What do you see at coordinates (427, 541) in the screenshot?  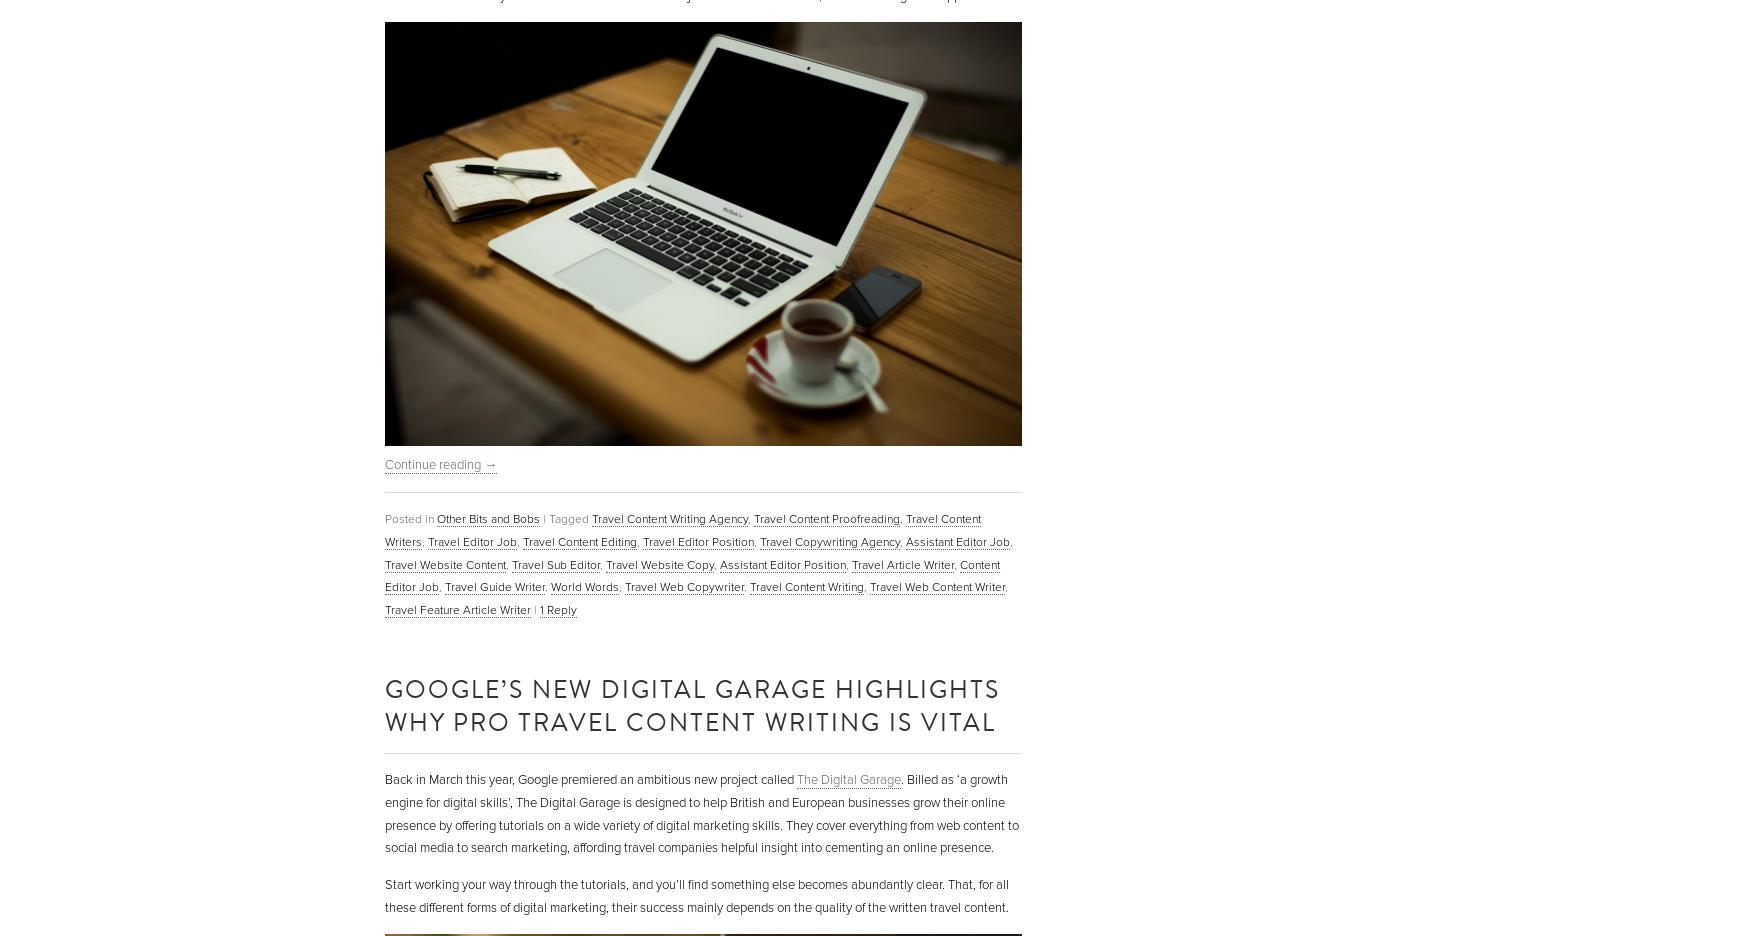 I see `'Travel Editor Job'` at bounding box center [427, 541].